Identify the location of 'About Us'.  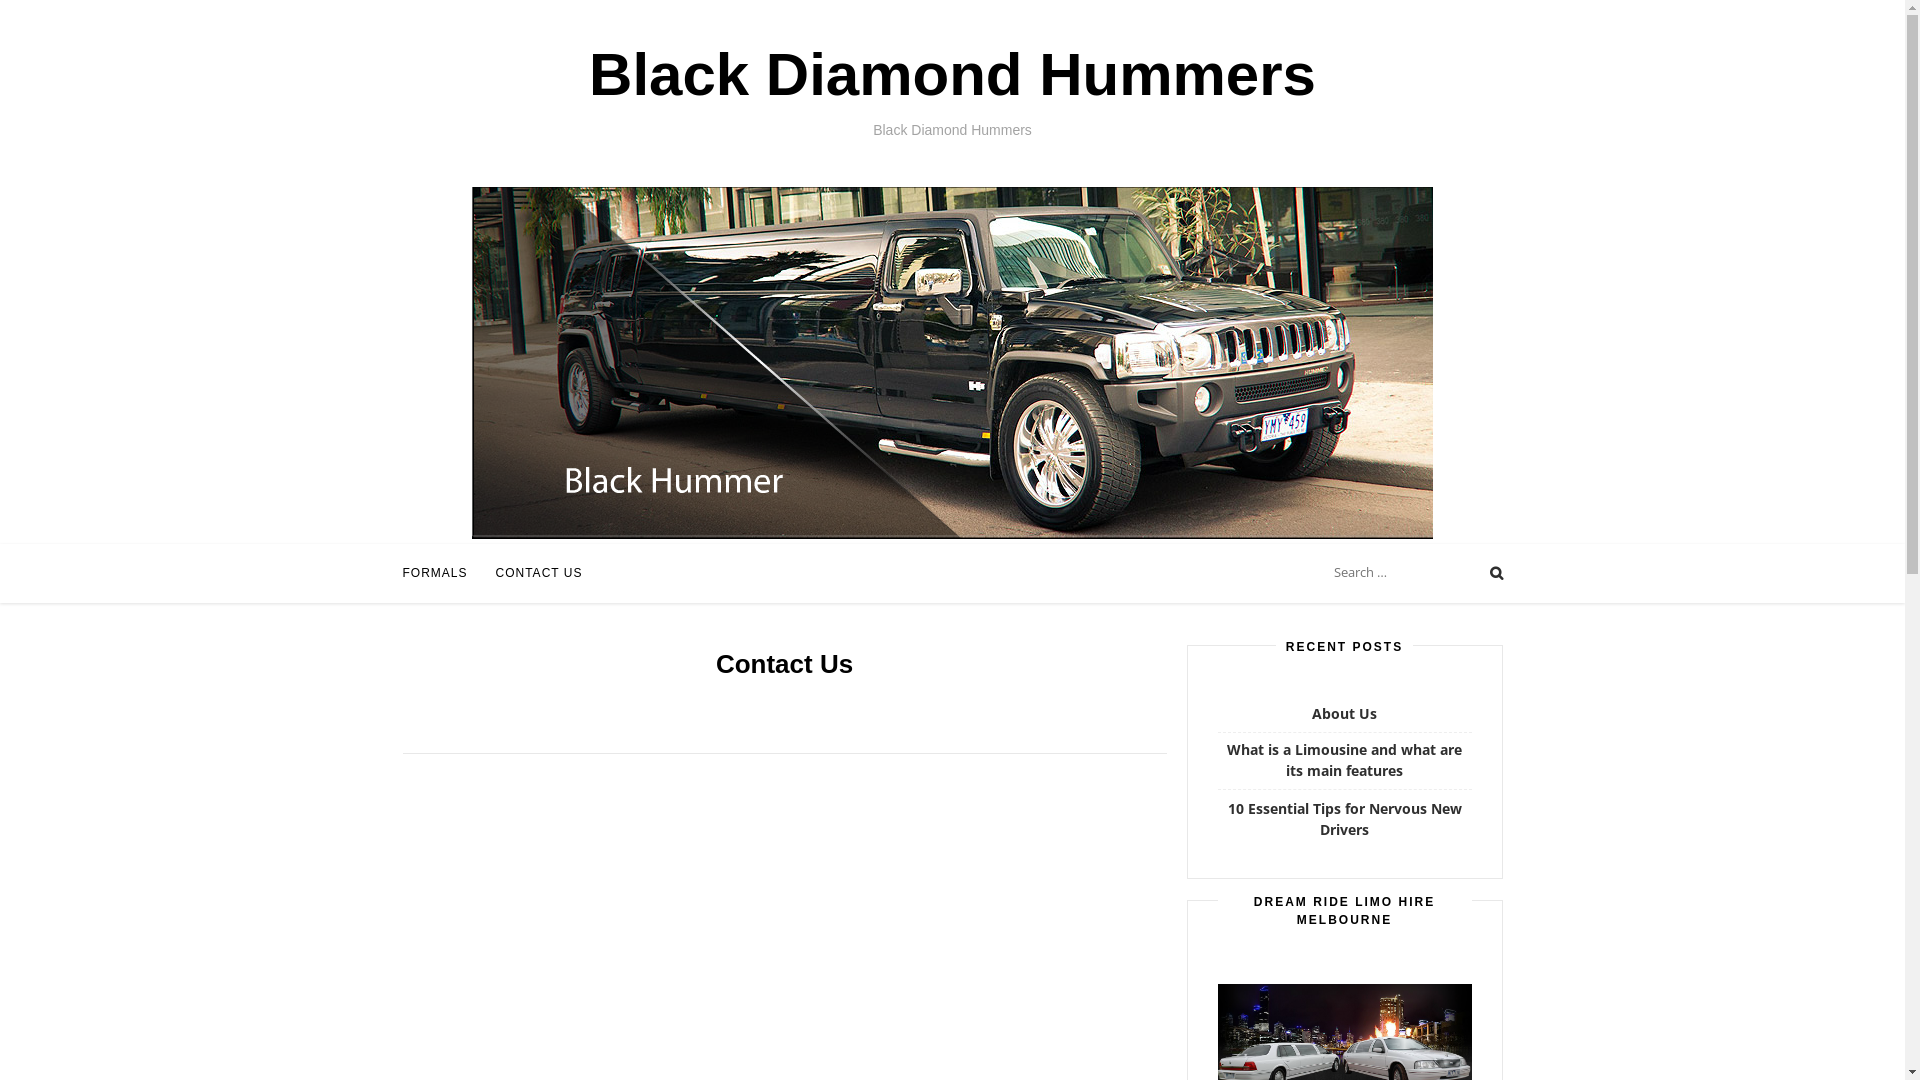
(1311, 712).